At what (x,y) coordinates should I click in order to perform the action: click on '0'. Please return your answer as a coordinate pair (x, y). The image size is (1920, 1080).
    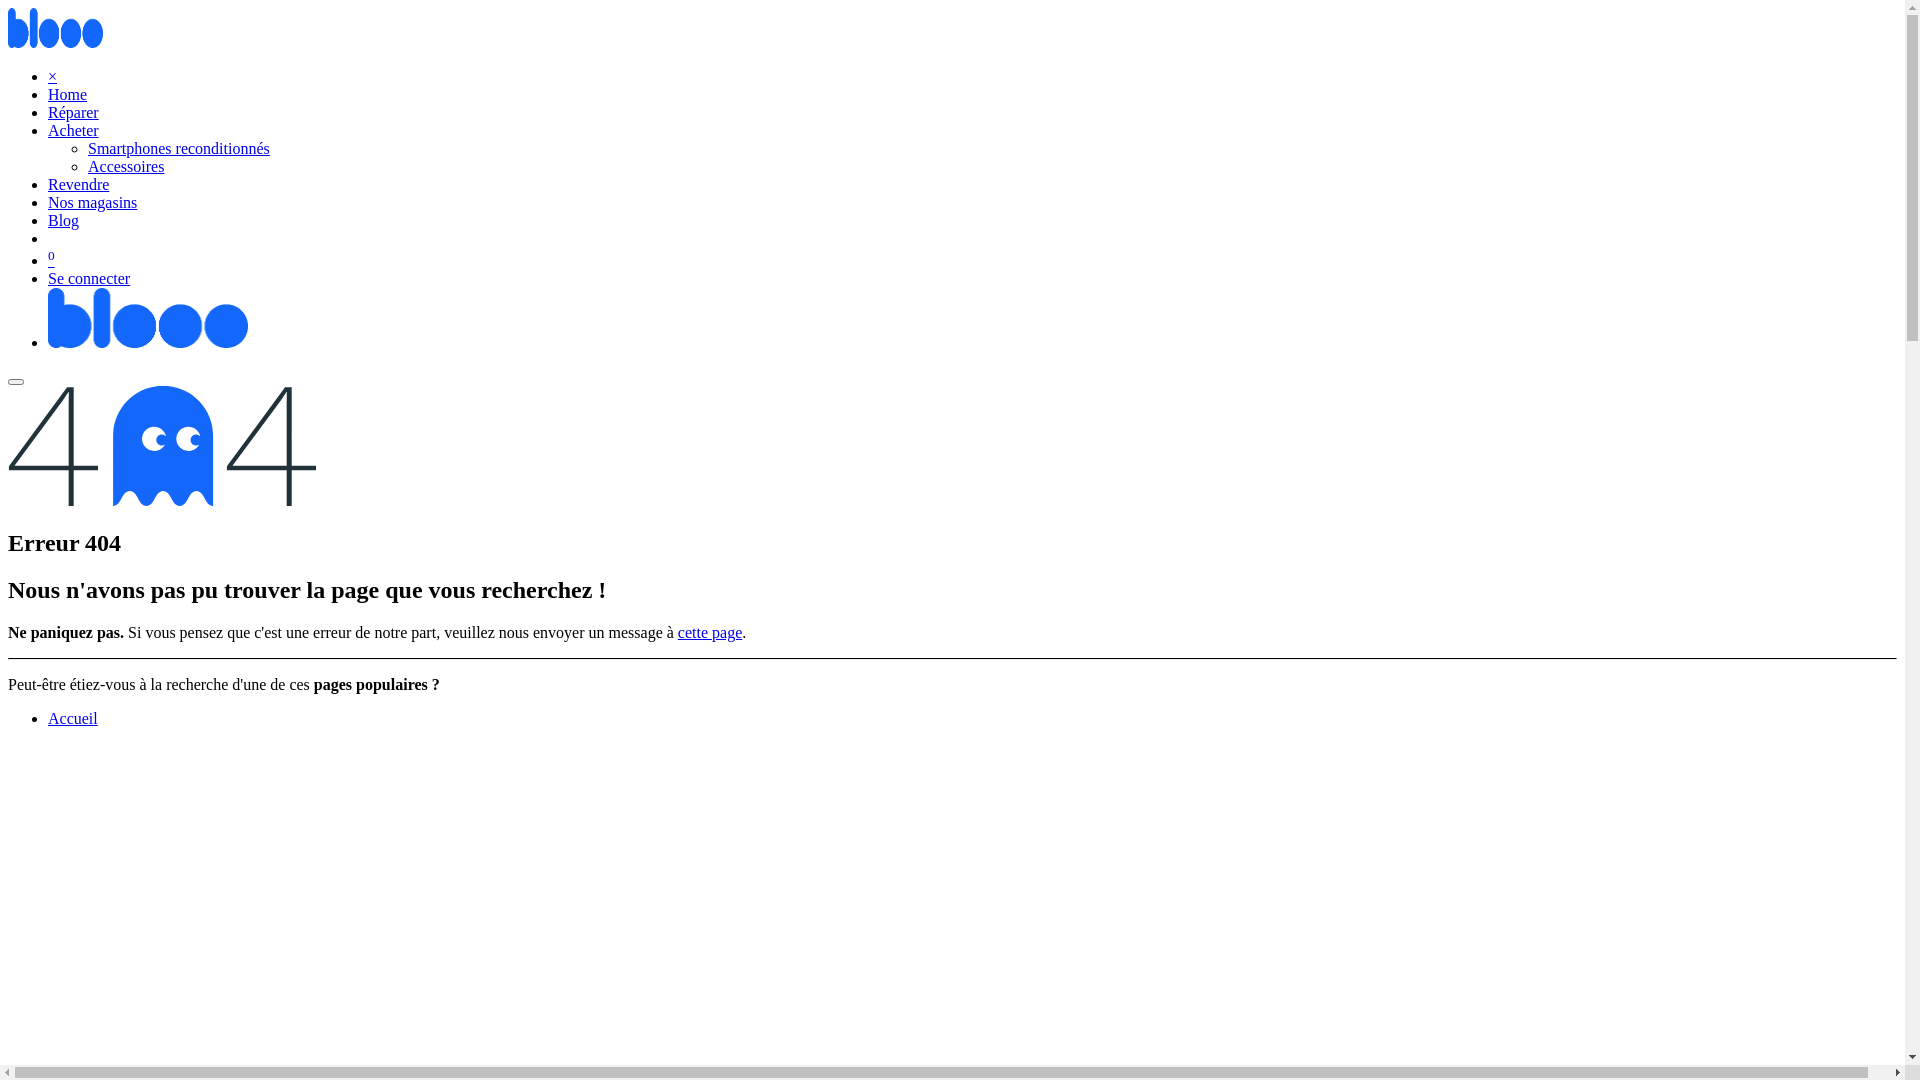
    Looking at the image, I should click on (48, 259).